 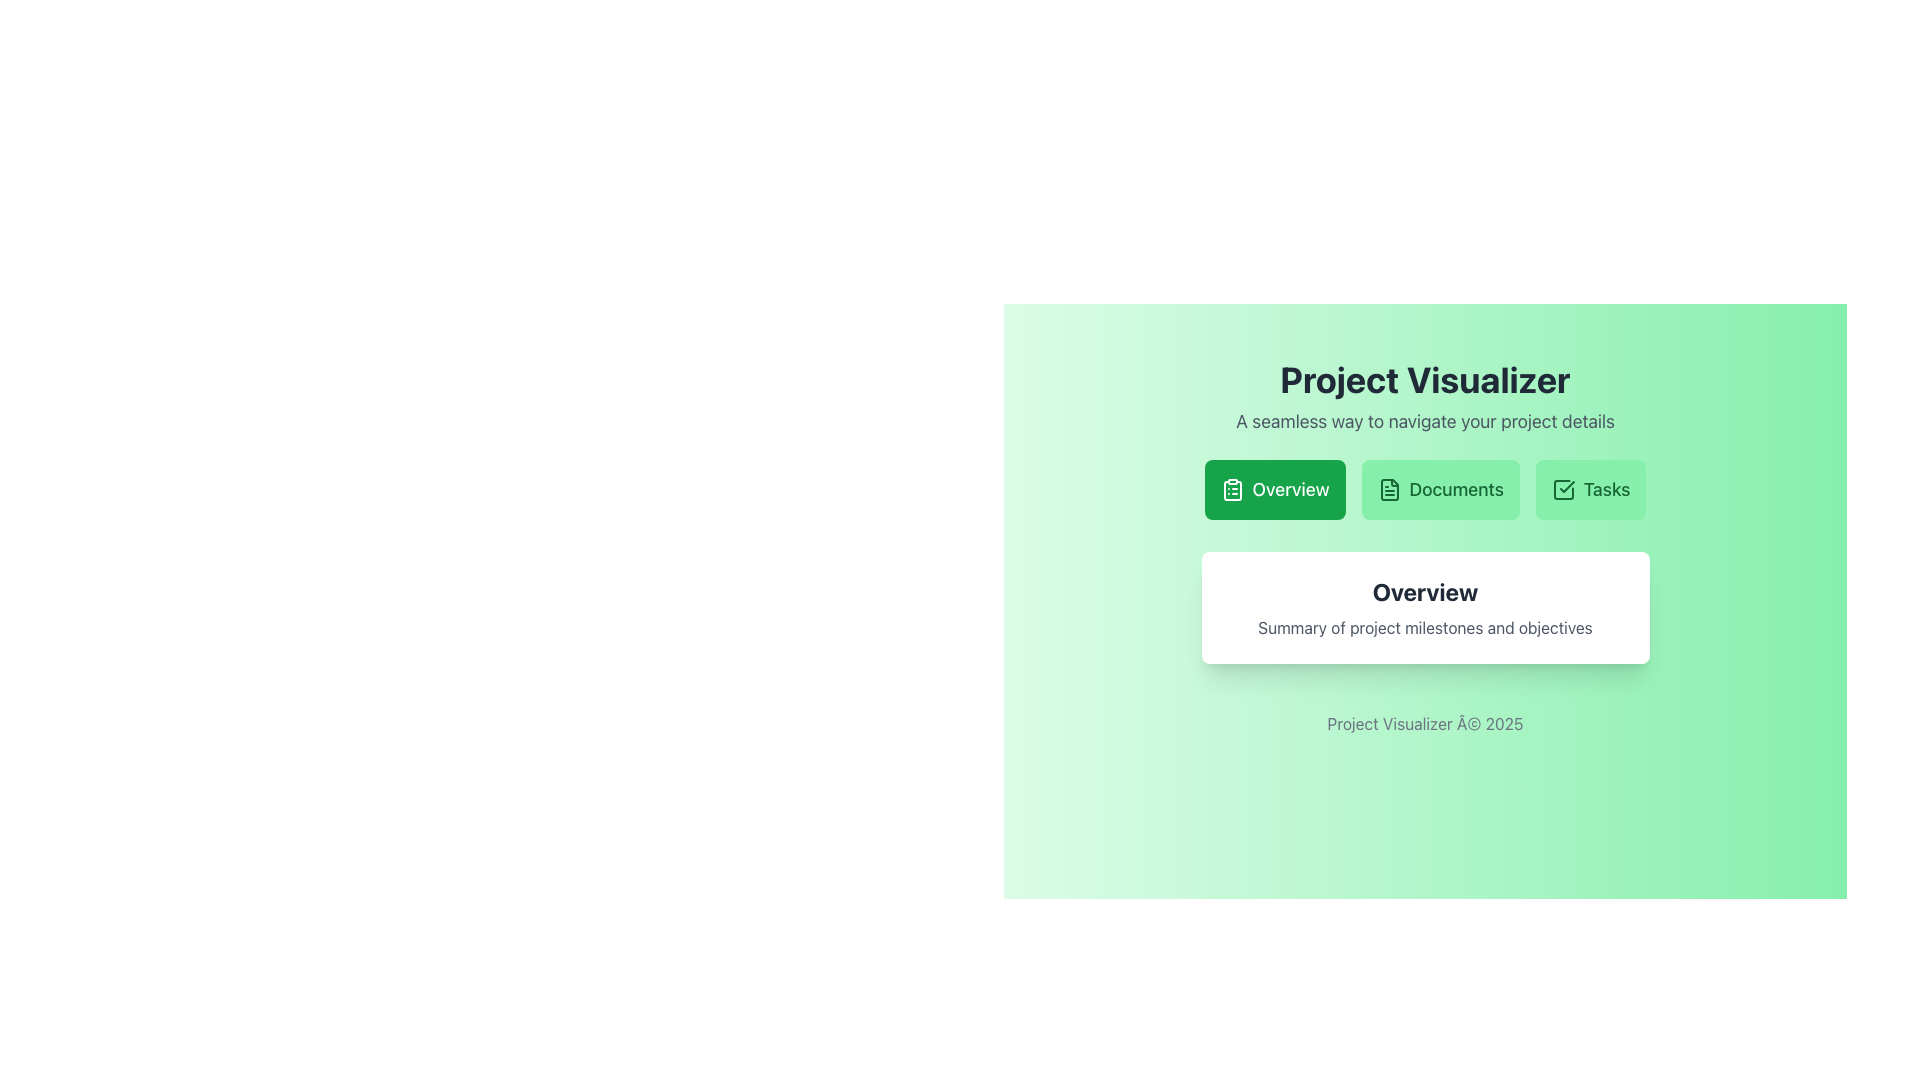 What do you see at coordinates (1589, 489) in the screenshot?
I see `the green 'Tasks' button with rounded corners and a checkmark icon` at bounding box center [1589, 489].